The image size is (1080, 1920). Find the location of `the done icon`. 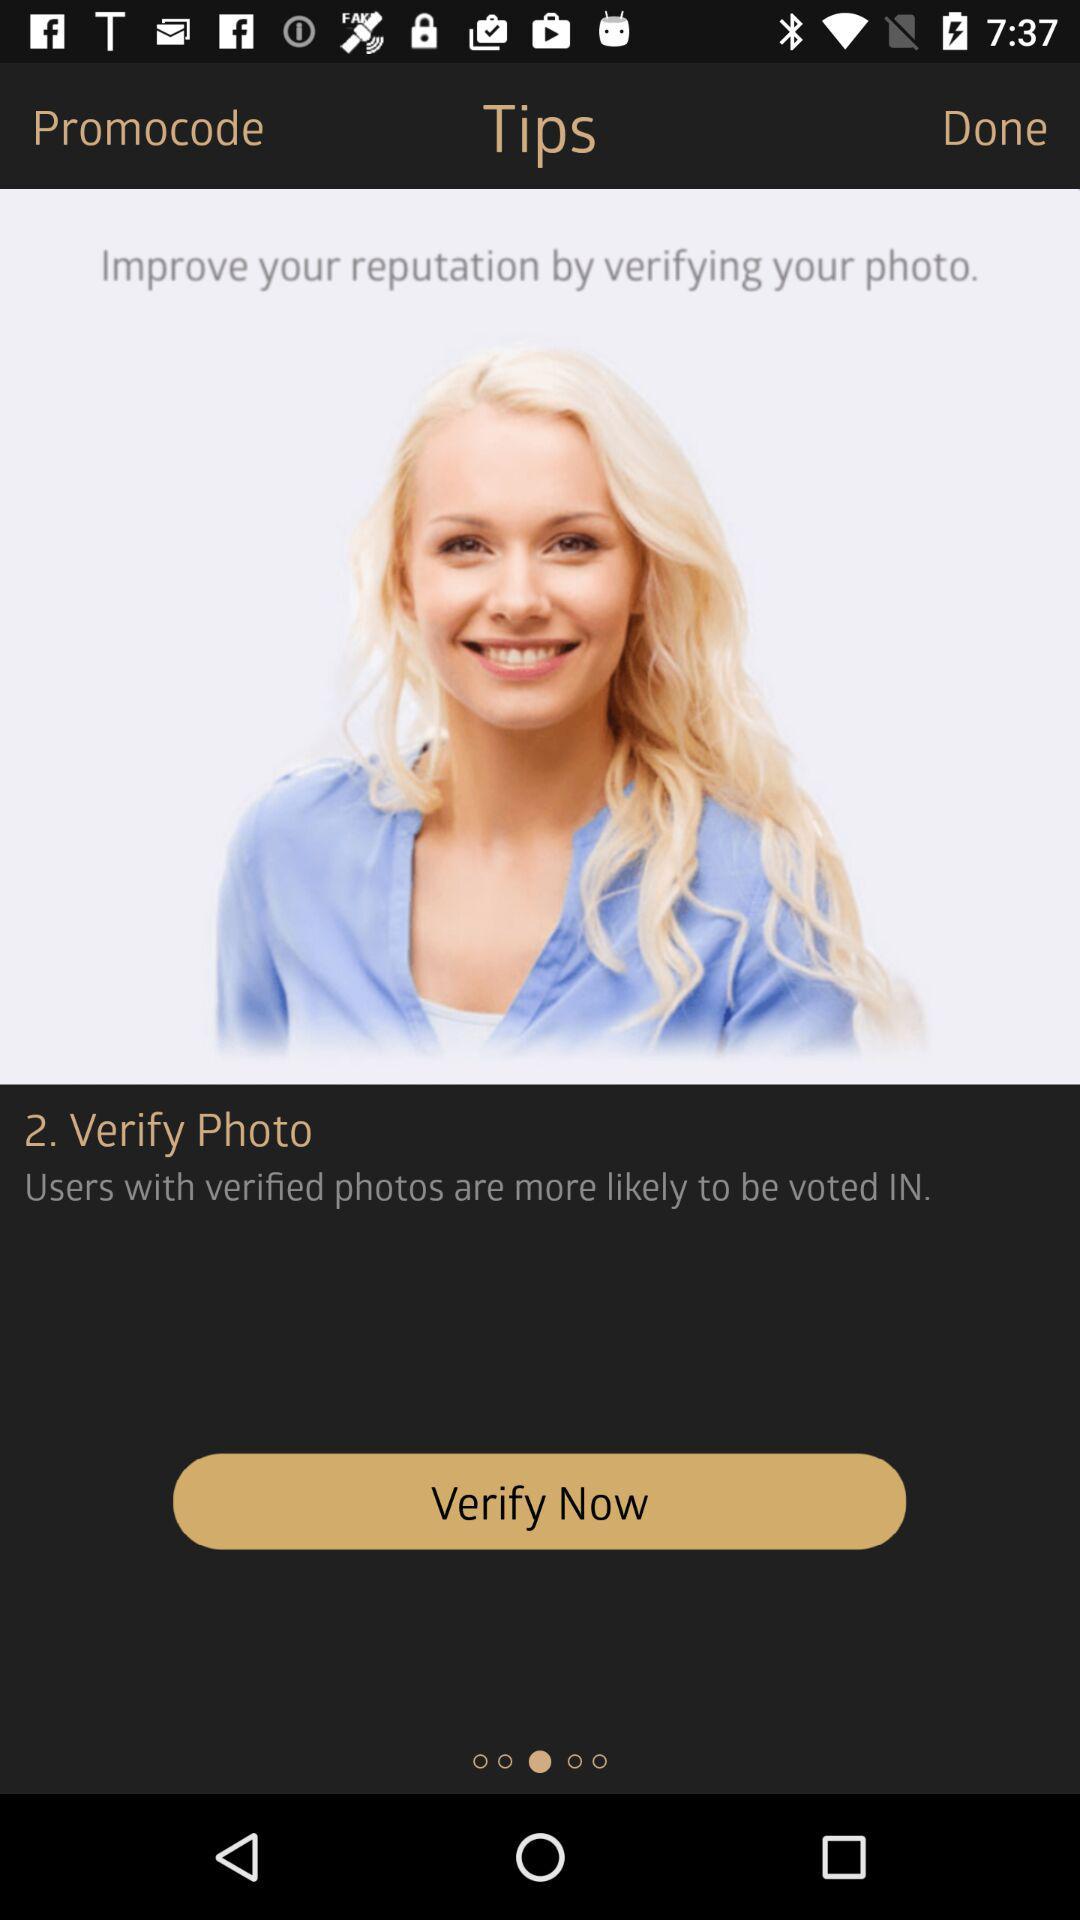

the done icon is located at coordinates (1010, 124).